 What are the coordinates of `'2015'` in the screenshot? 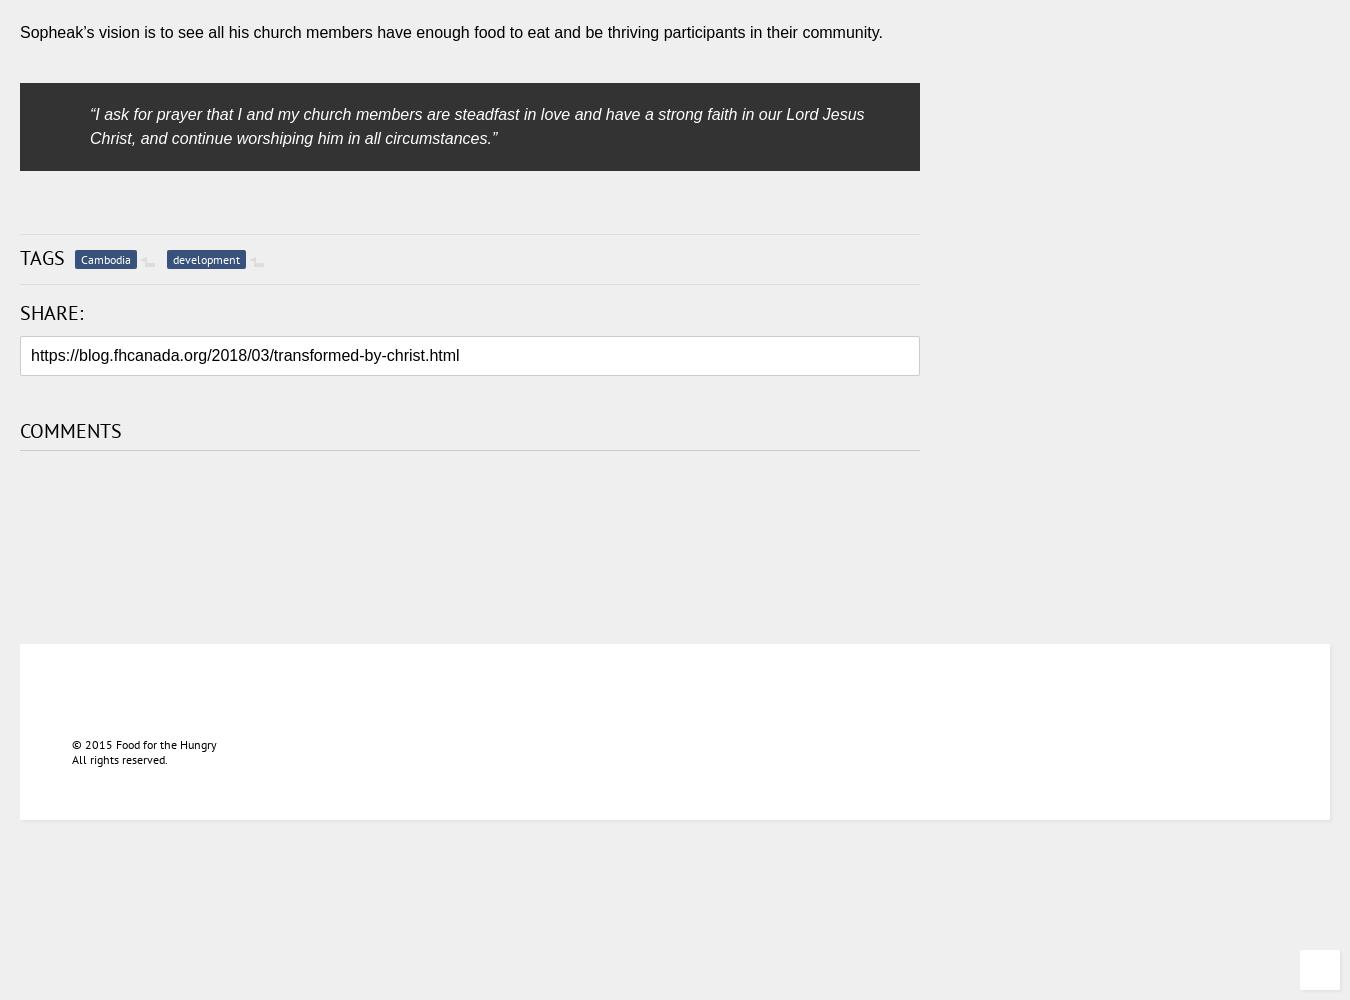 It's located at (97, 743).